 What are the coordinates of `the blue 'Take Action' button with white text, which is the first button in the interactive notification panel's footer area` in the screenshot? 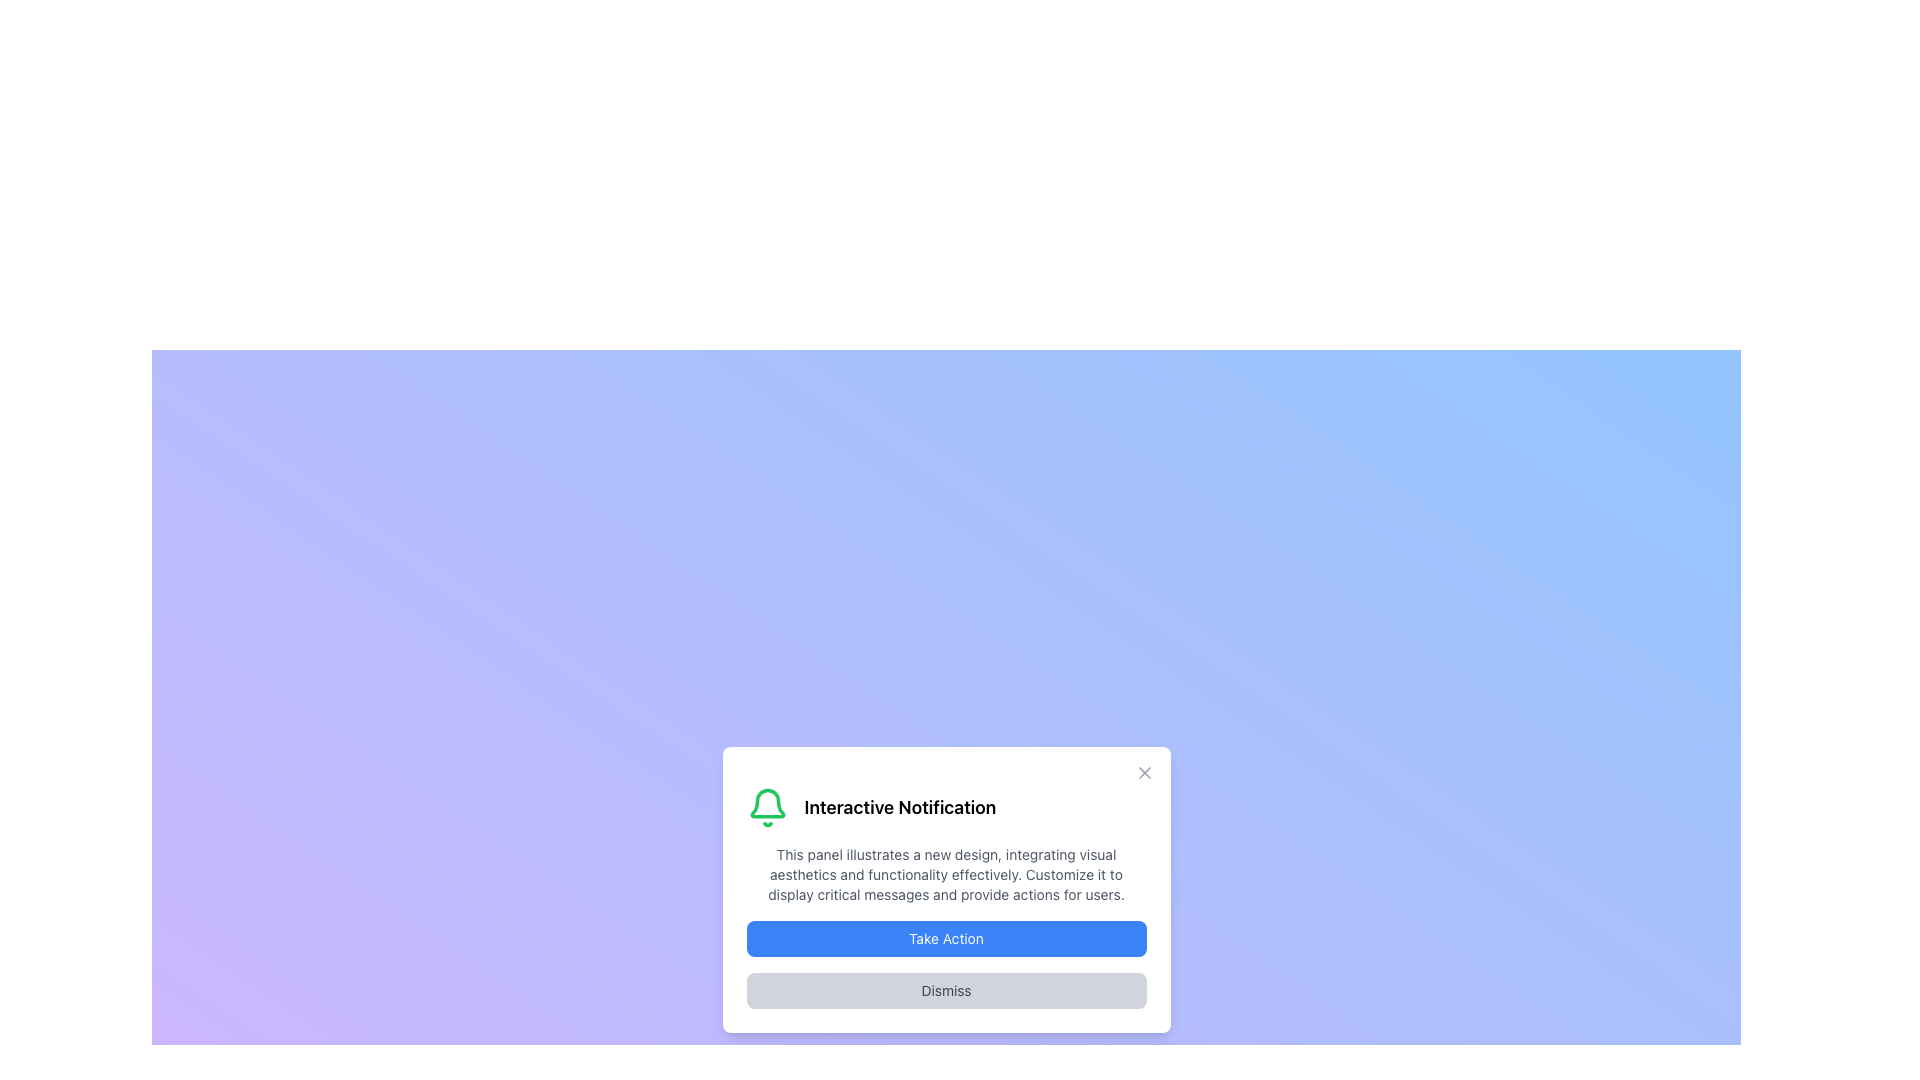 It's located at (945, 938).